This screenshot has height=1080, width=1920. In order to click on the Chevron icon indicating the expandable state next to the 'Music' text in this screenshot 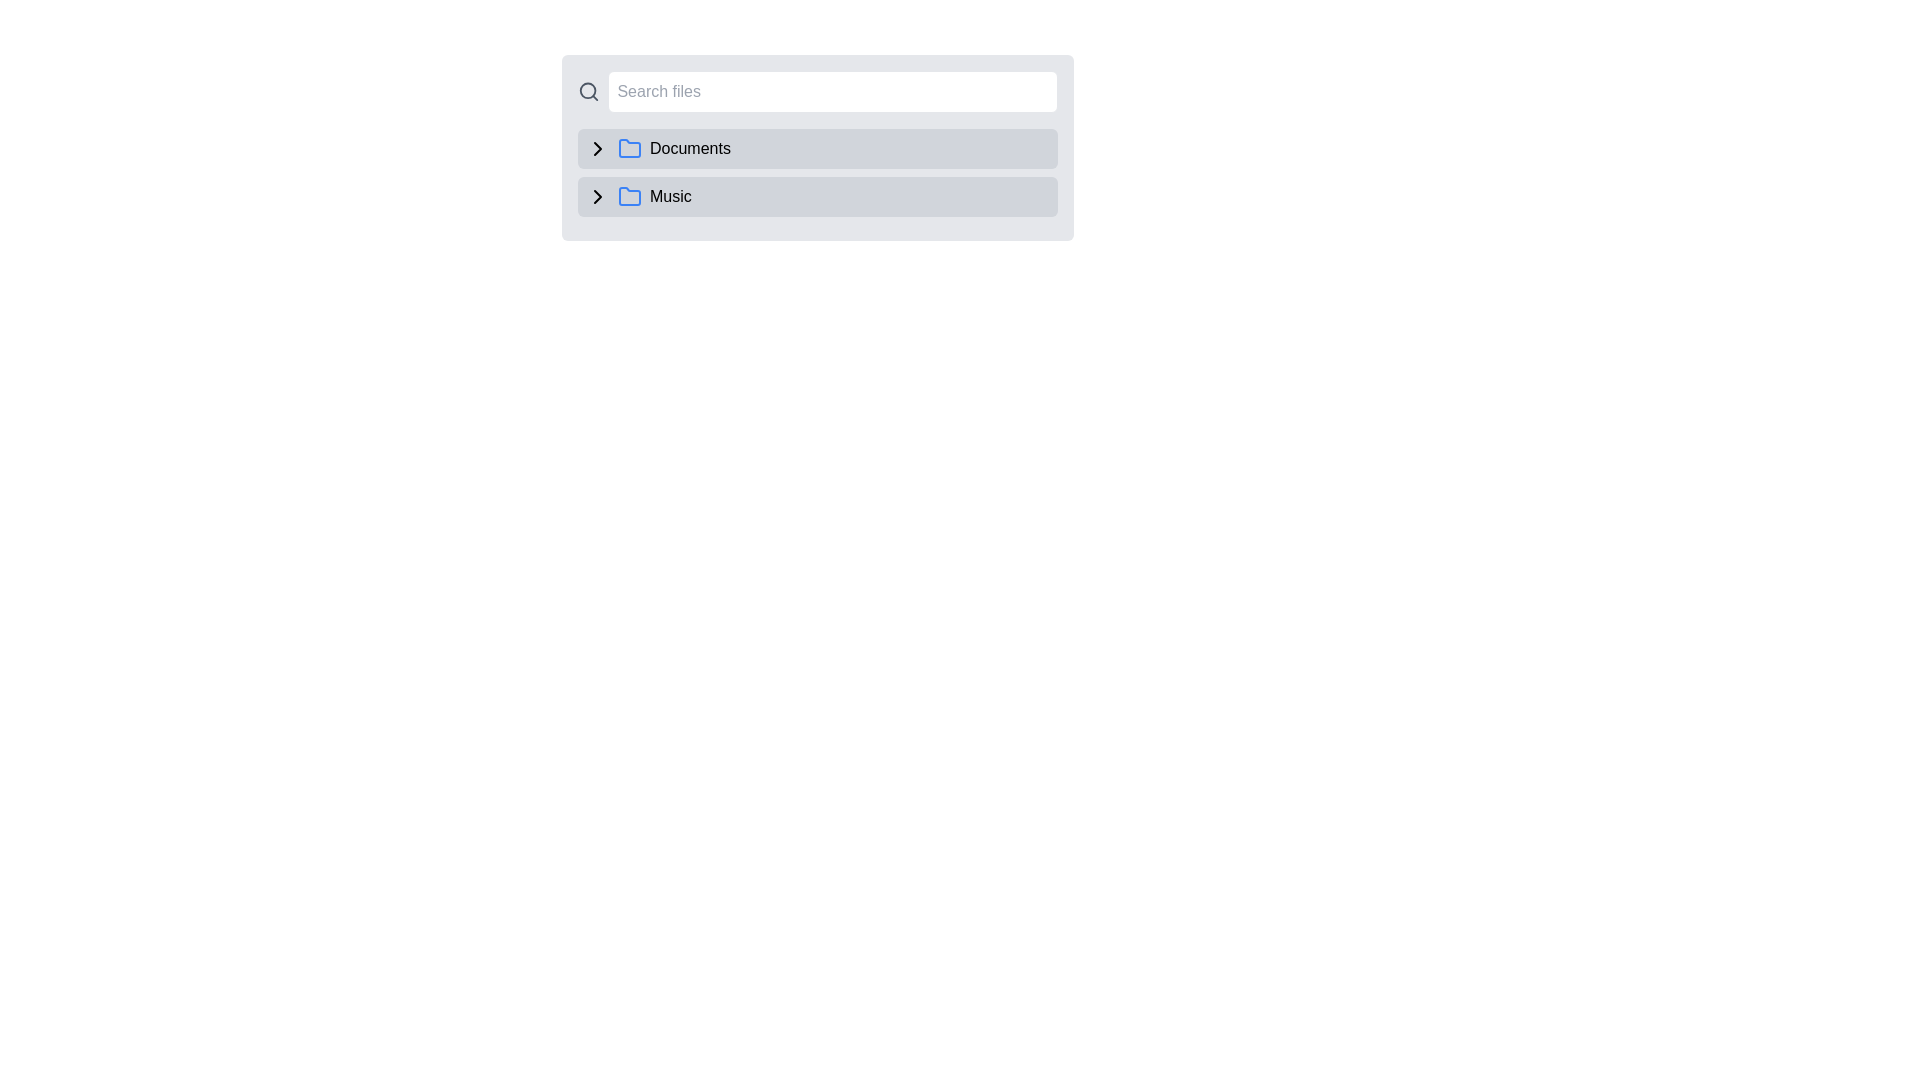, I will do `click(597, 196)`.